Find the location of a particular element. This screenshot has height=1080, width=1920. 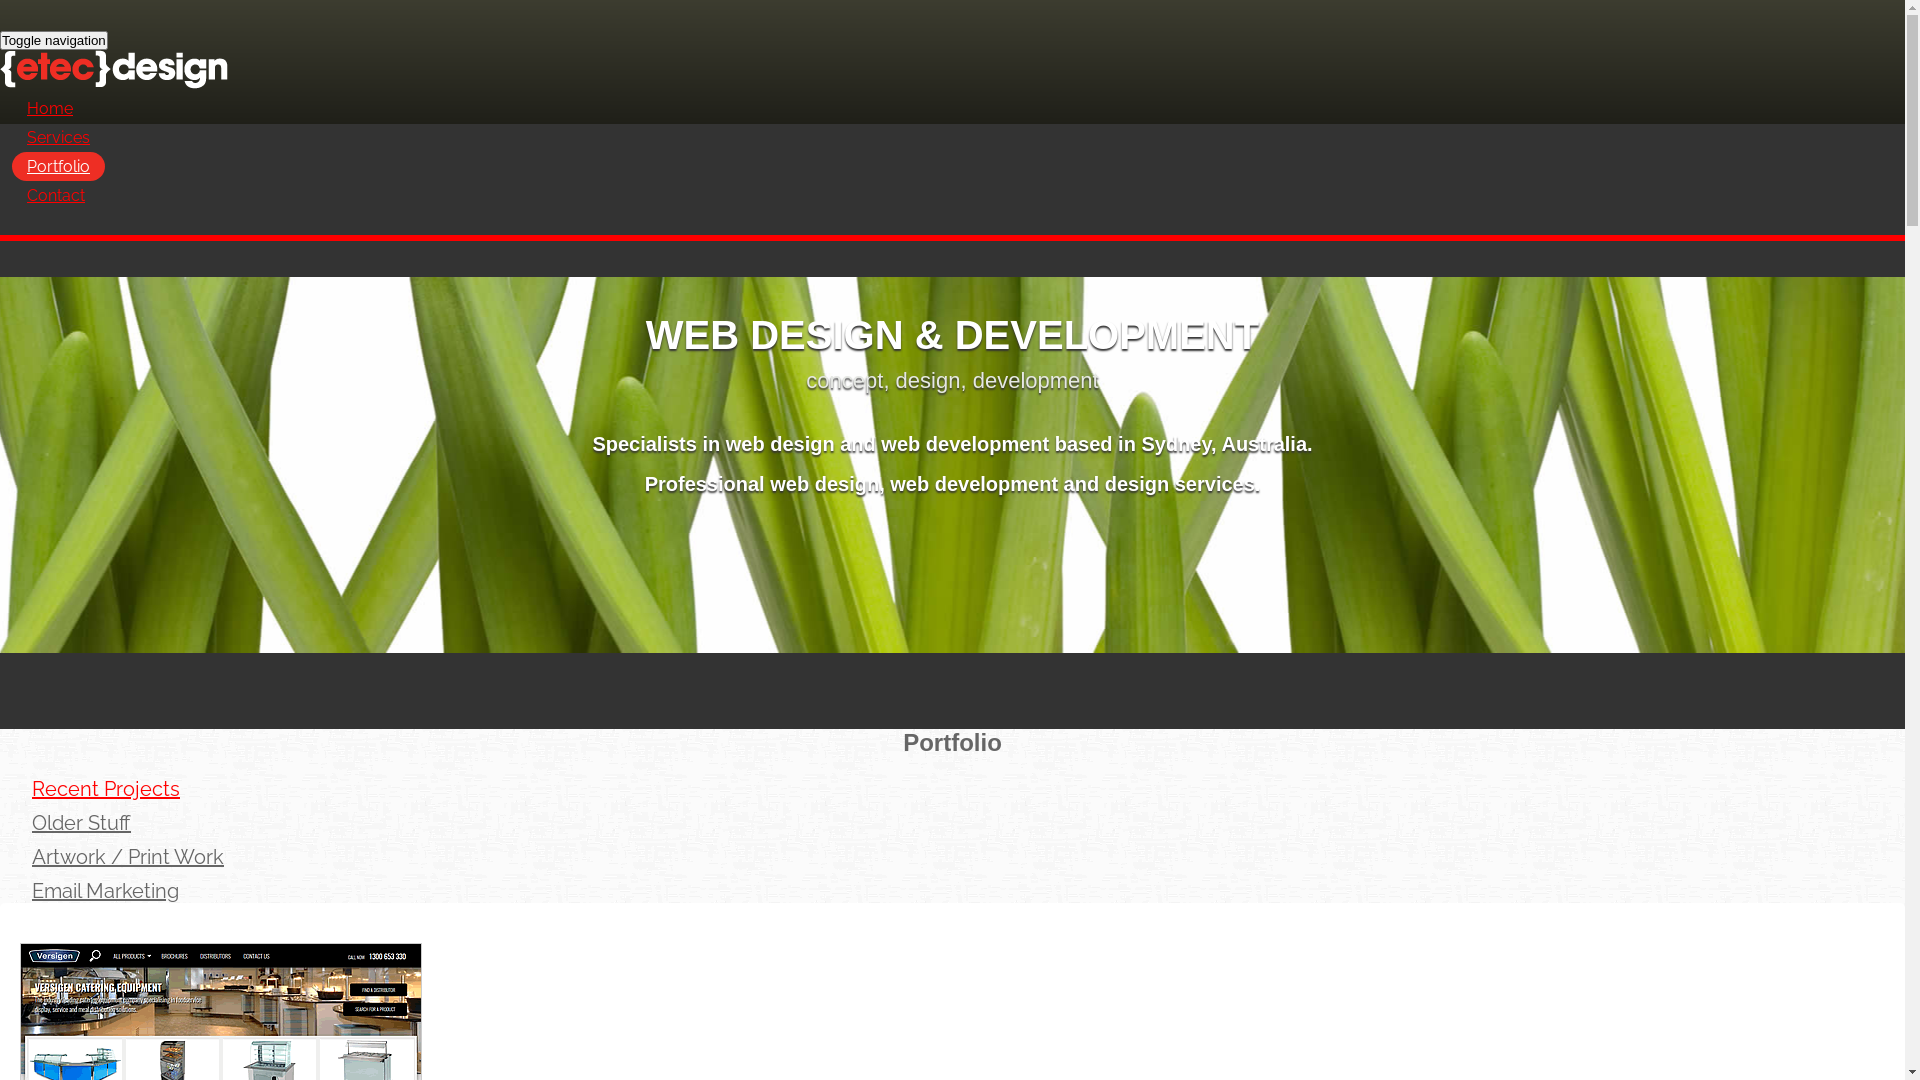

'Email Marketing' is located at coordinates (104, 890).